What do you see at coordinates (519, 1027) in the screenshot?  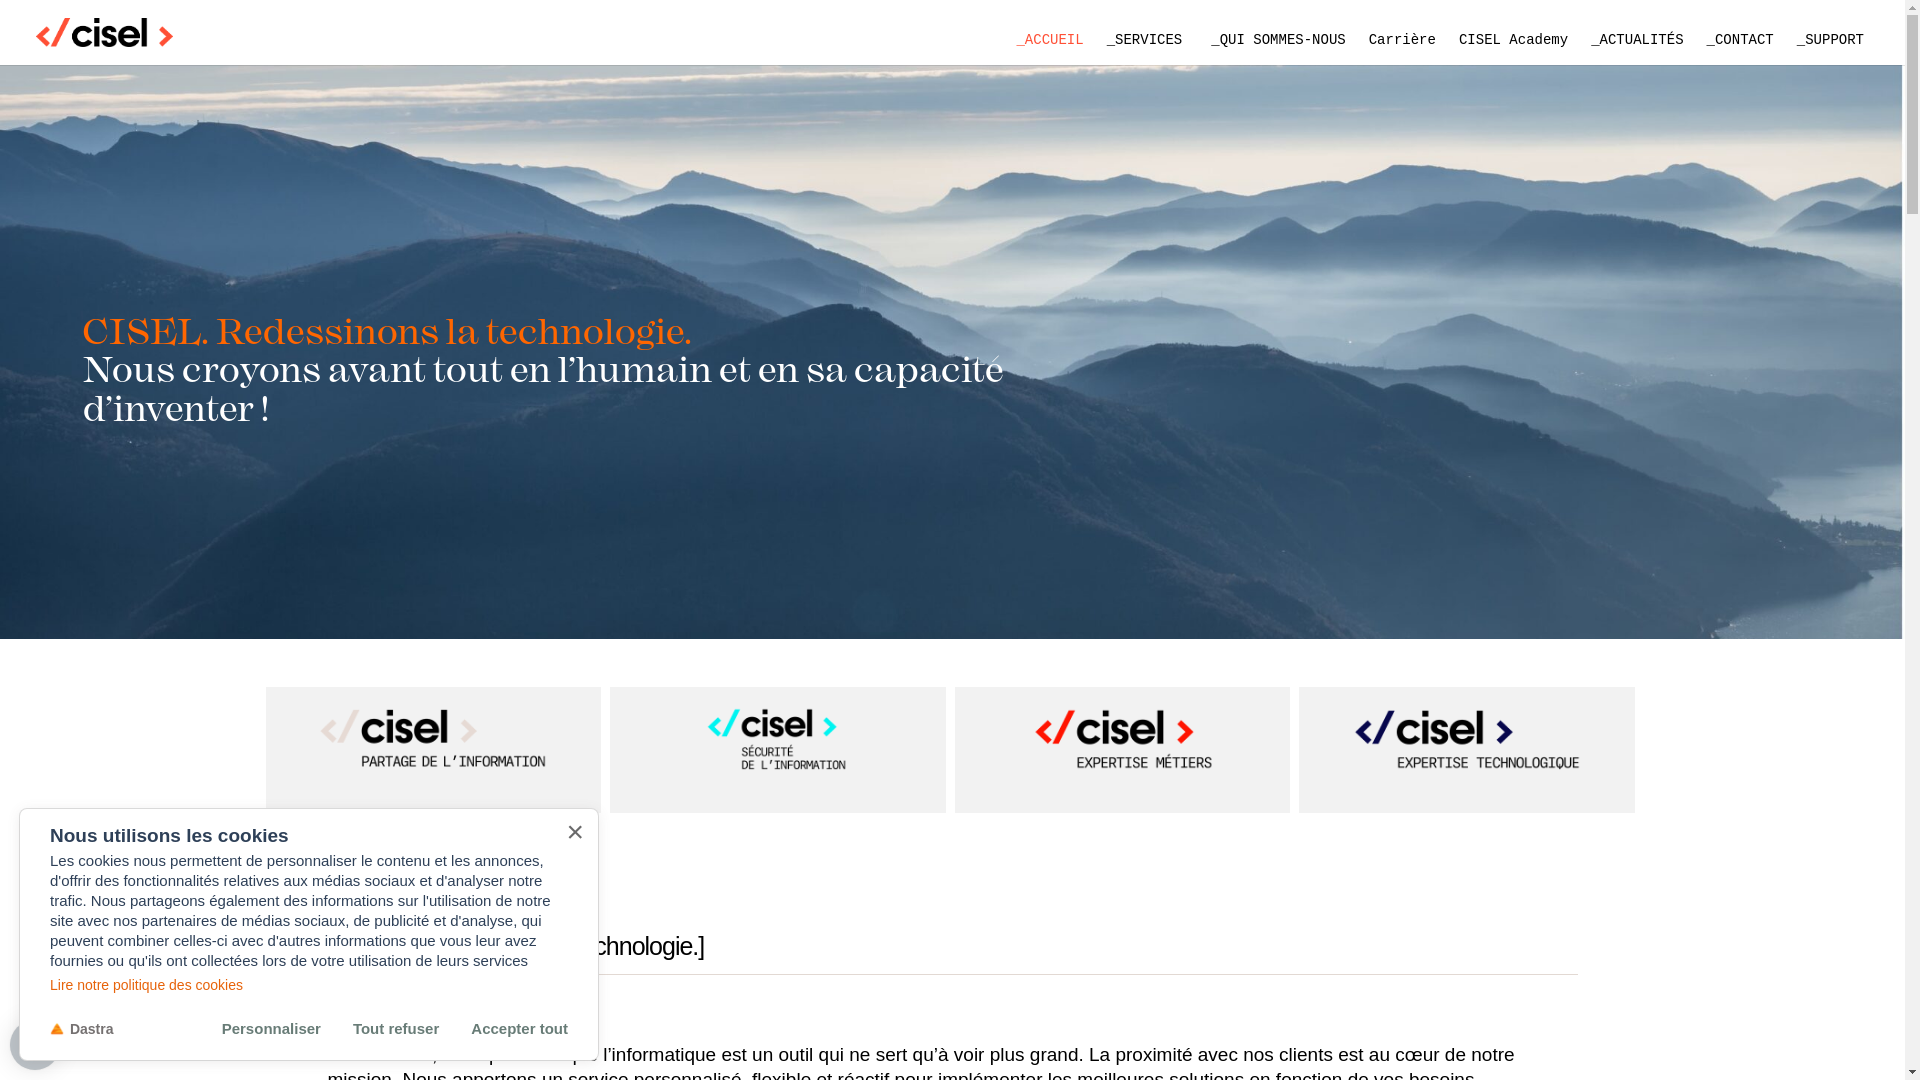 I see `'Accepter tout'` at bounding box center [519, 1027].